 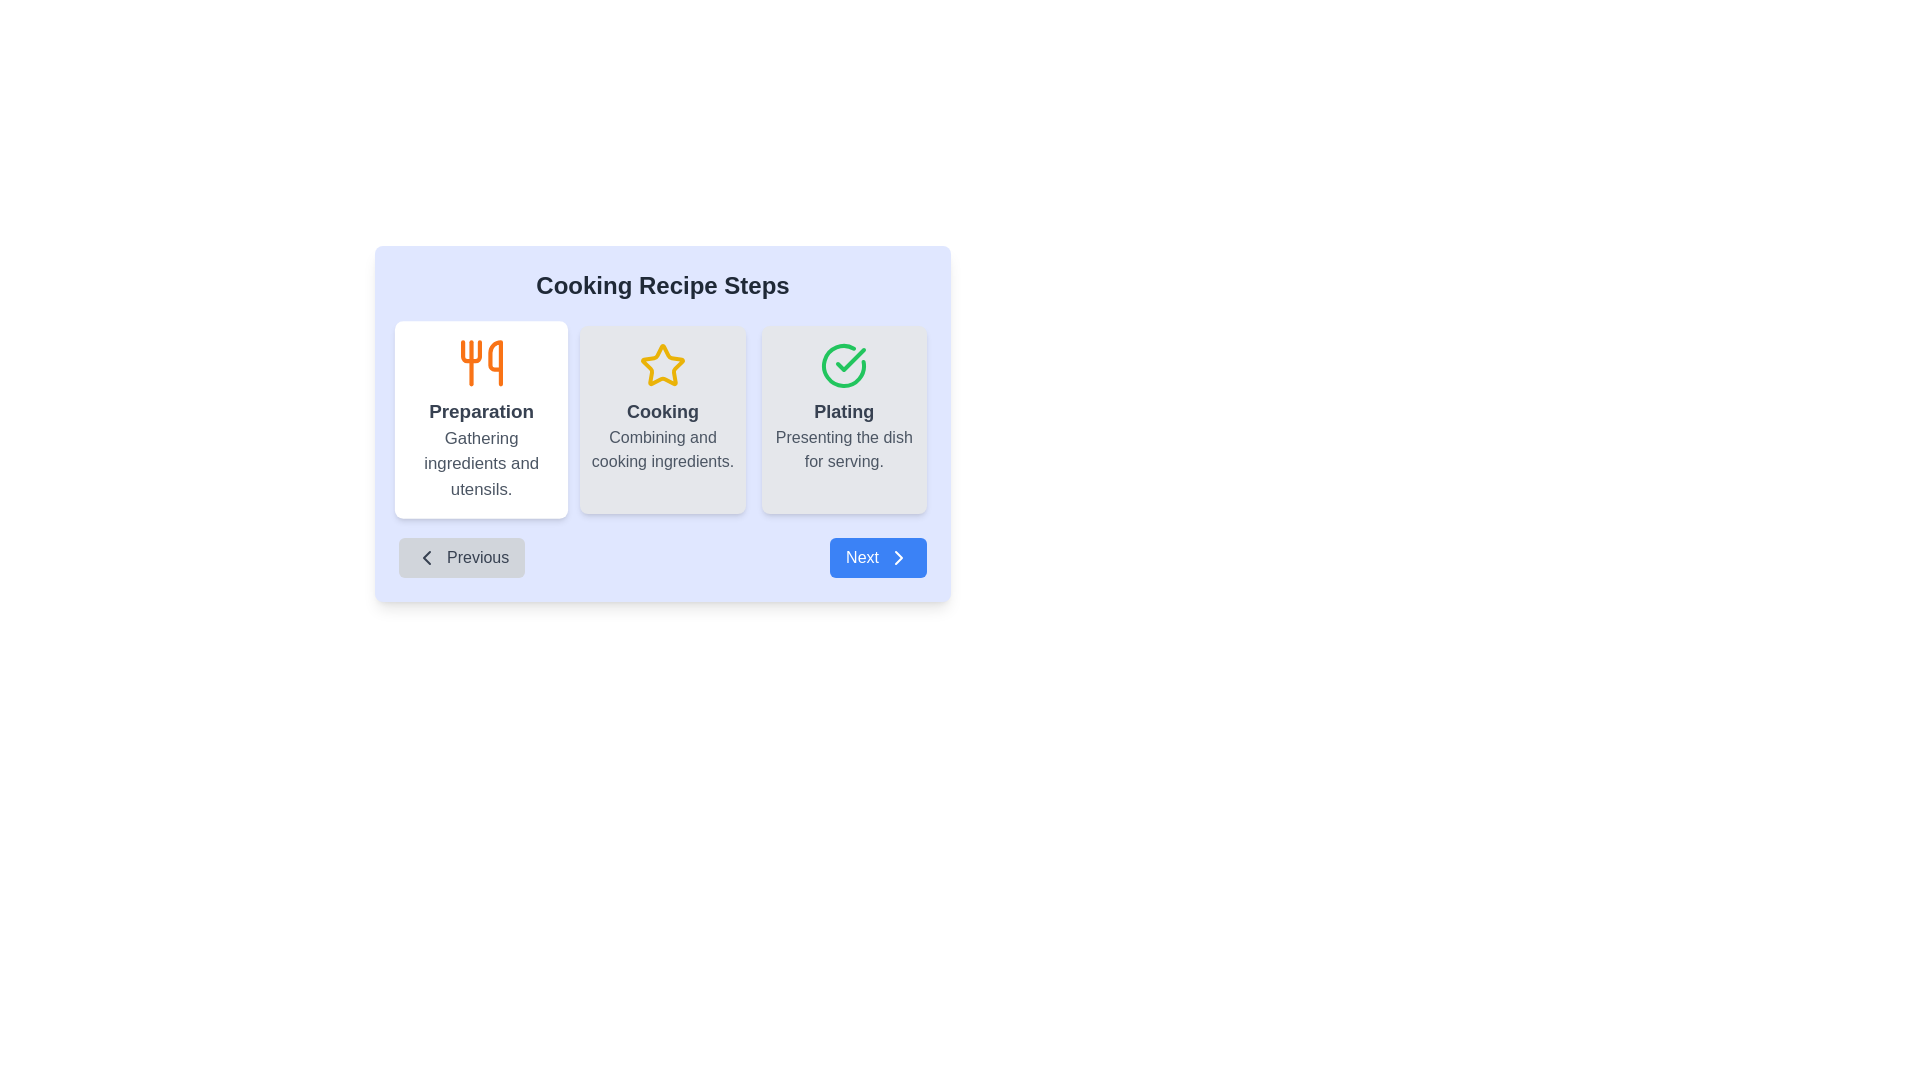 What do you see at coordinates (481, 419) in the screenshot?
I see `information provided on the 'Preparation' informational card, which is the first card in the cooking recipe sequence located in the left column above the 'Previous' navigation button` at bounding box center [481, 419].